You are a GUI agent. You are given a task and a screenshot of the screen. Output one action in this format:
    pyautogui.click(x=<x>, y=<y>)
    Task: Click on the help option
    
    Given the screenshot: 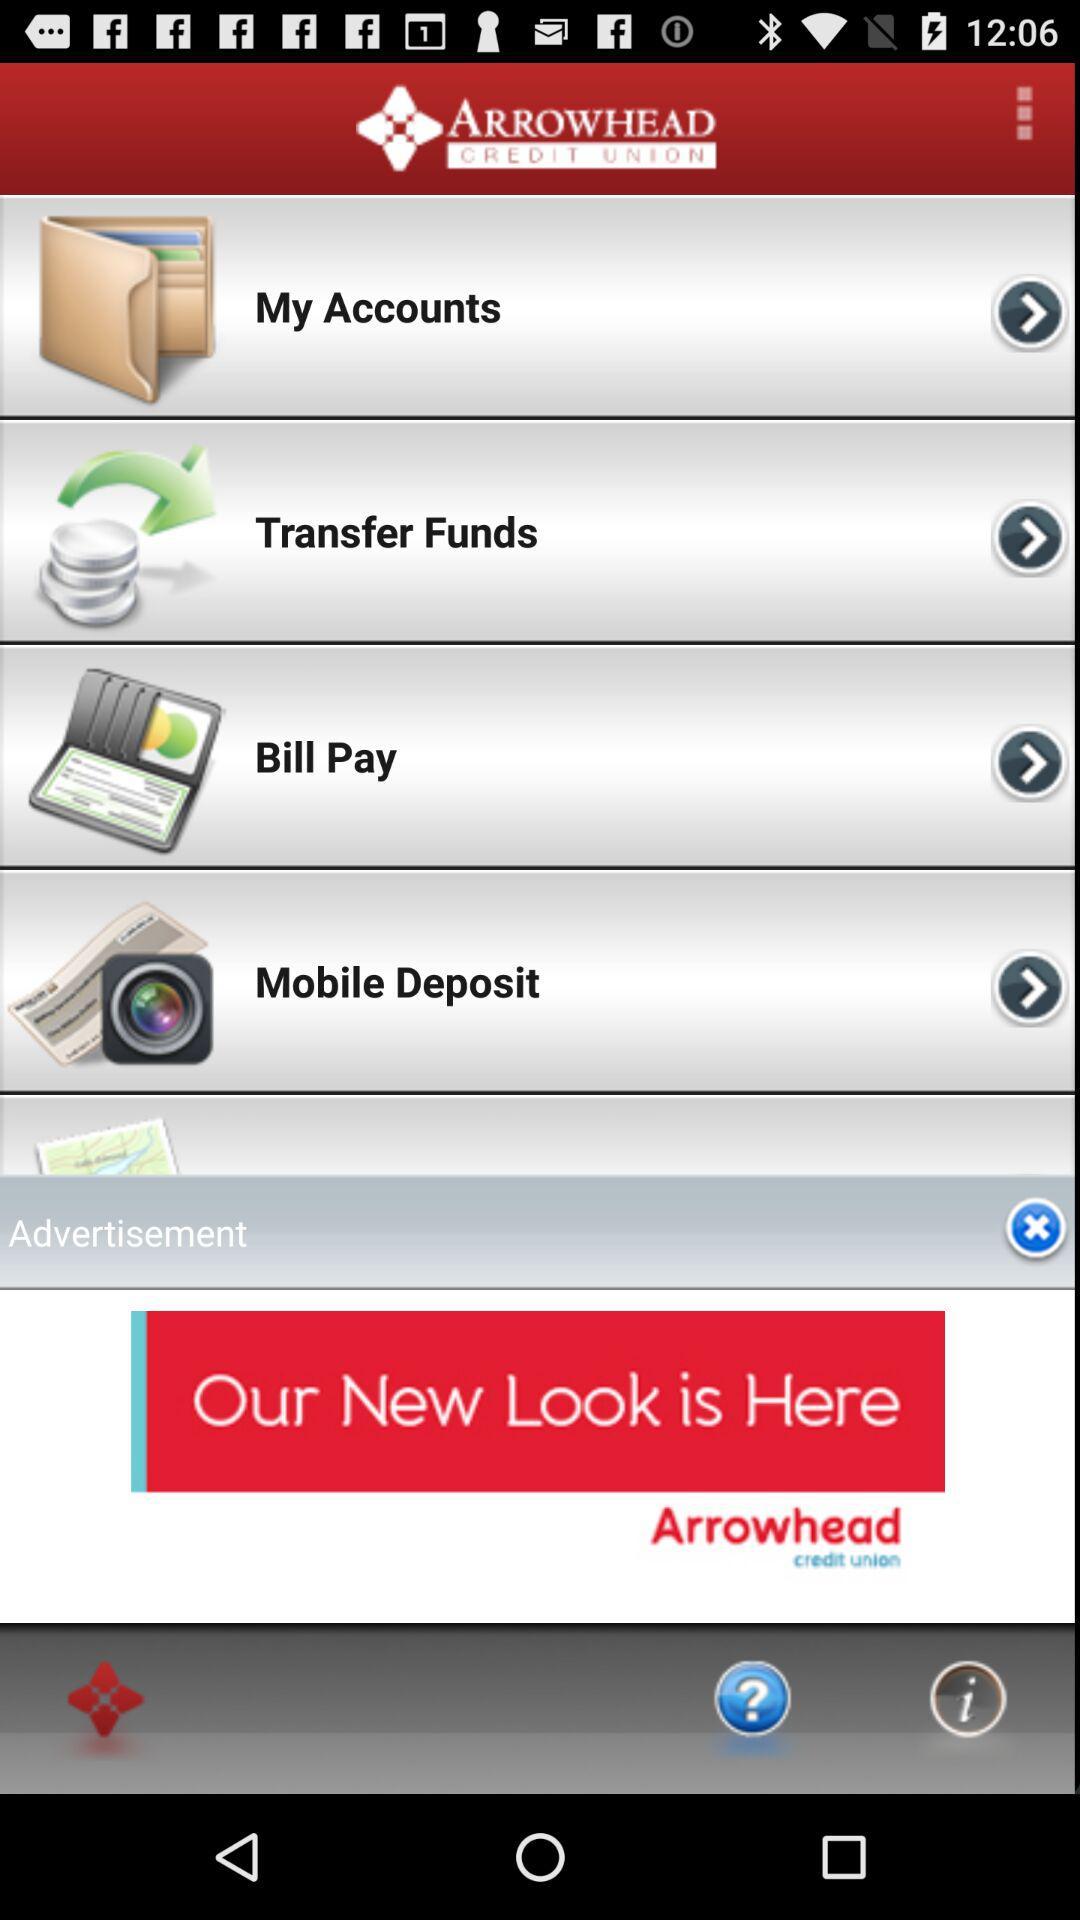 What is the action you would take?
    pyautogui.click(x=753, y=1707)
    